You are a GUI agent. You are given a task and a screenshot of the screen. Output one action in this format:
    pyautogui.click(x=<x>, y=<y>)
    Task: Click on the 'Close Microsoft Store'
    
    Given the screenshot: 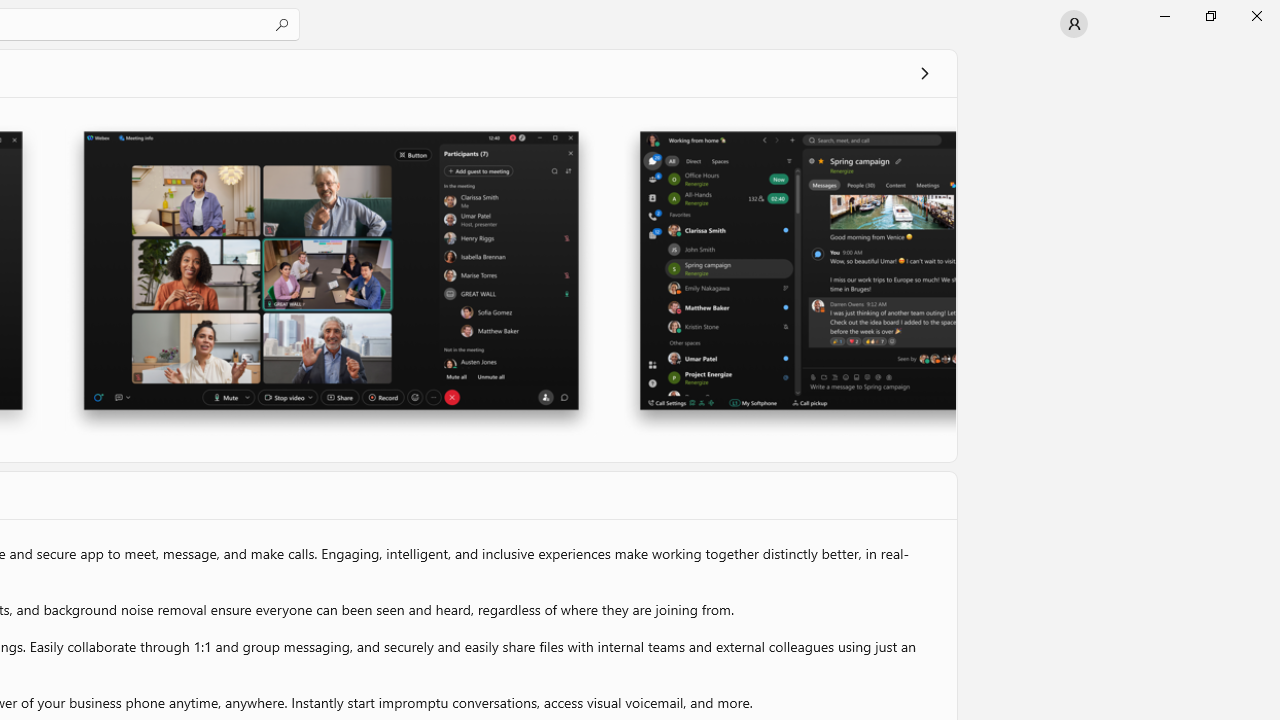 What is the action you would take?
    pyautogui.click(x=1255, y=15)
    